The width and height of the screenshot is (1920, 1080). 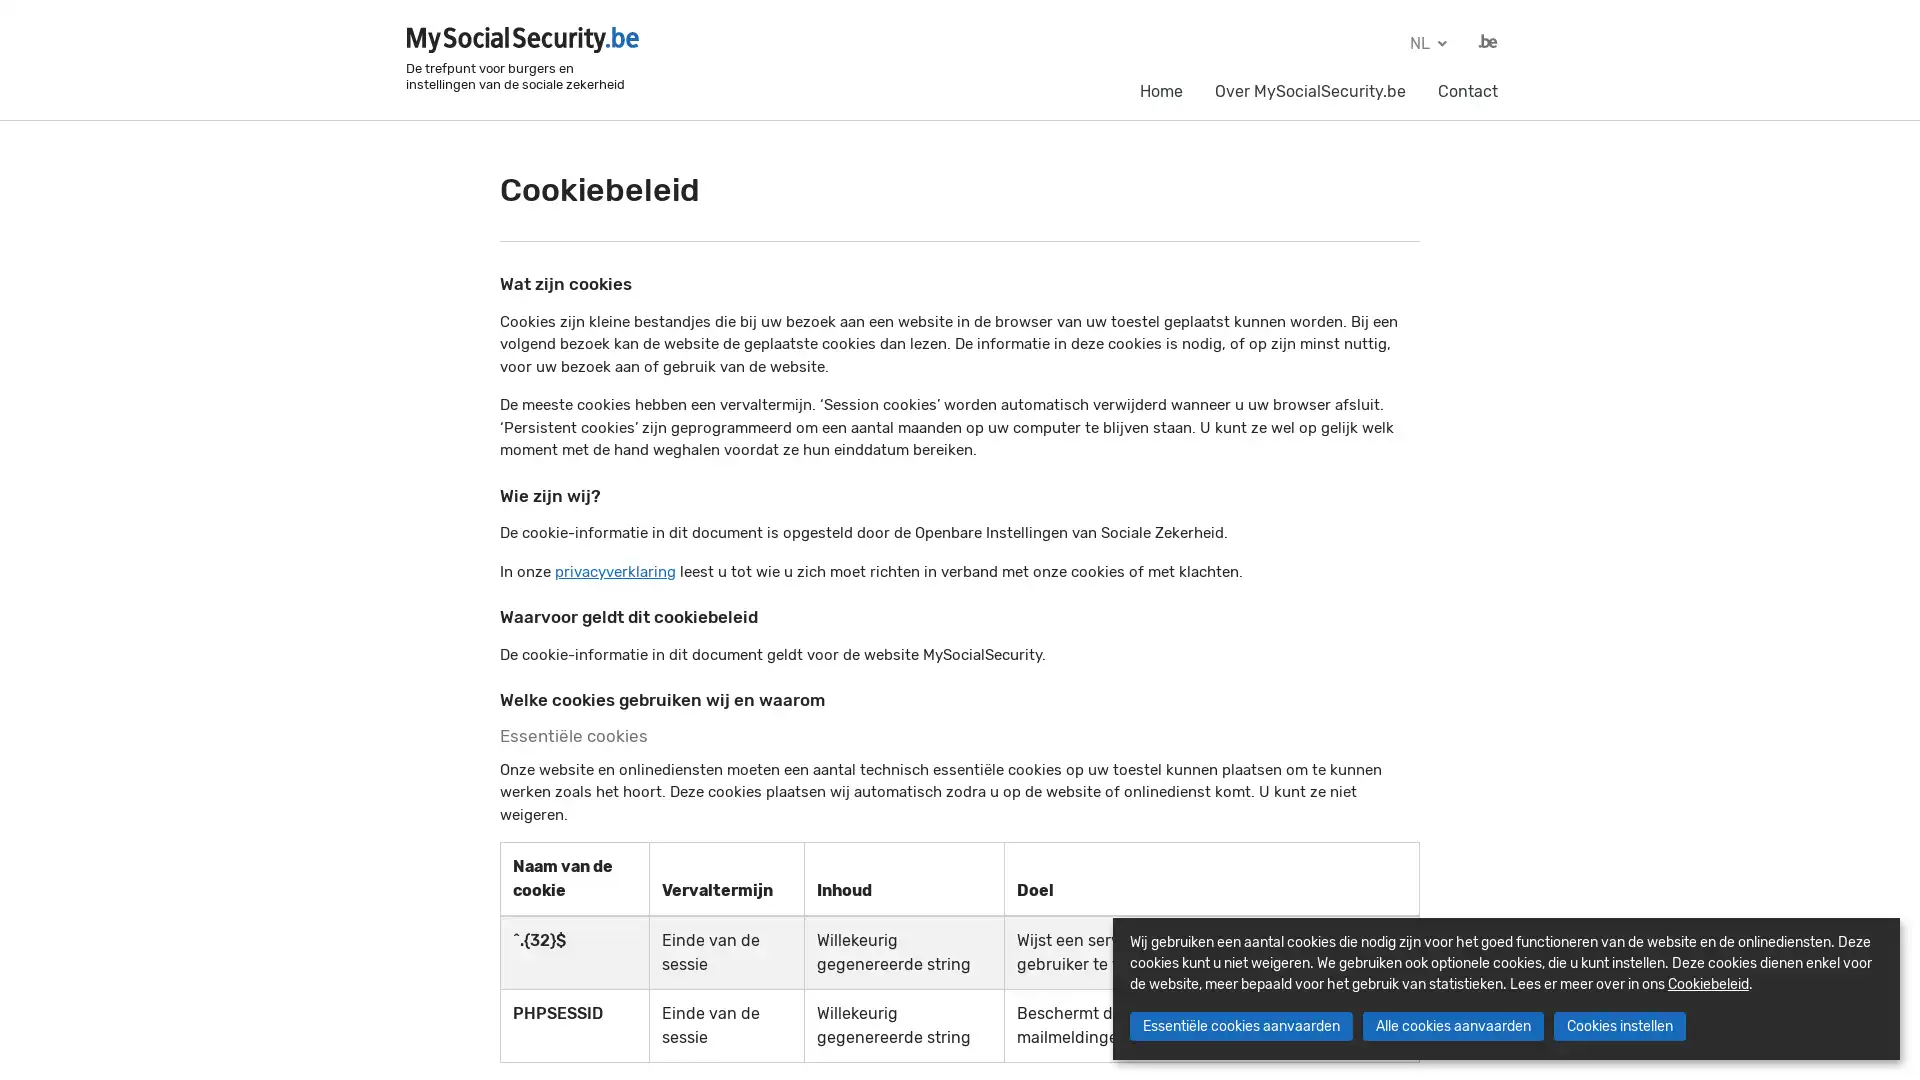 What do you see at coordinates (1618, 1026) in the screenshot?
I see `Cookies instellen` at bounding box center [1618, 1026].